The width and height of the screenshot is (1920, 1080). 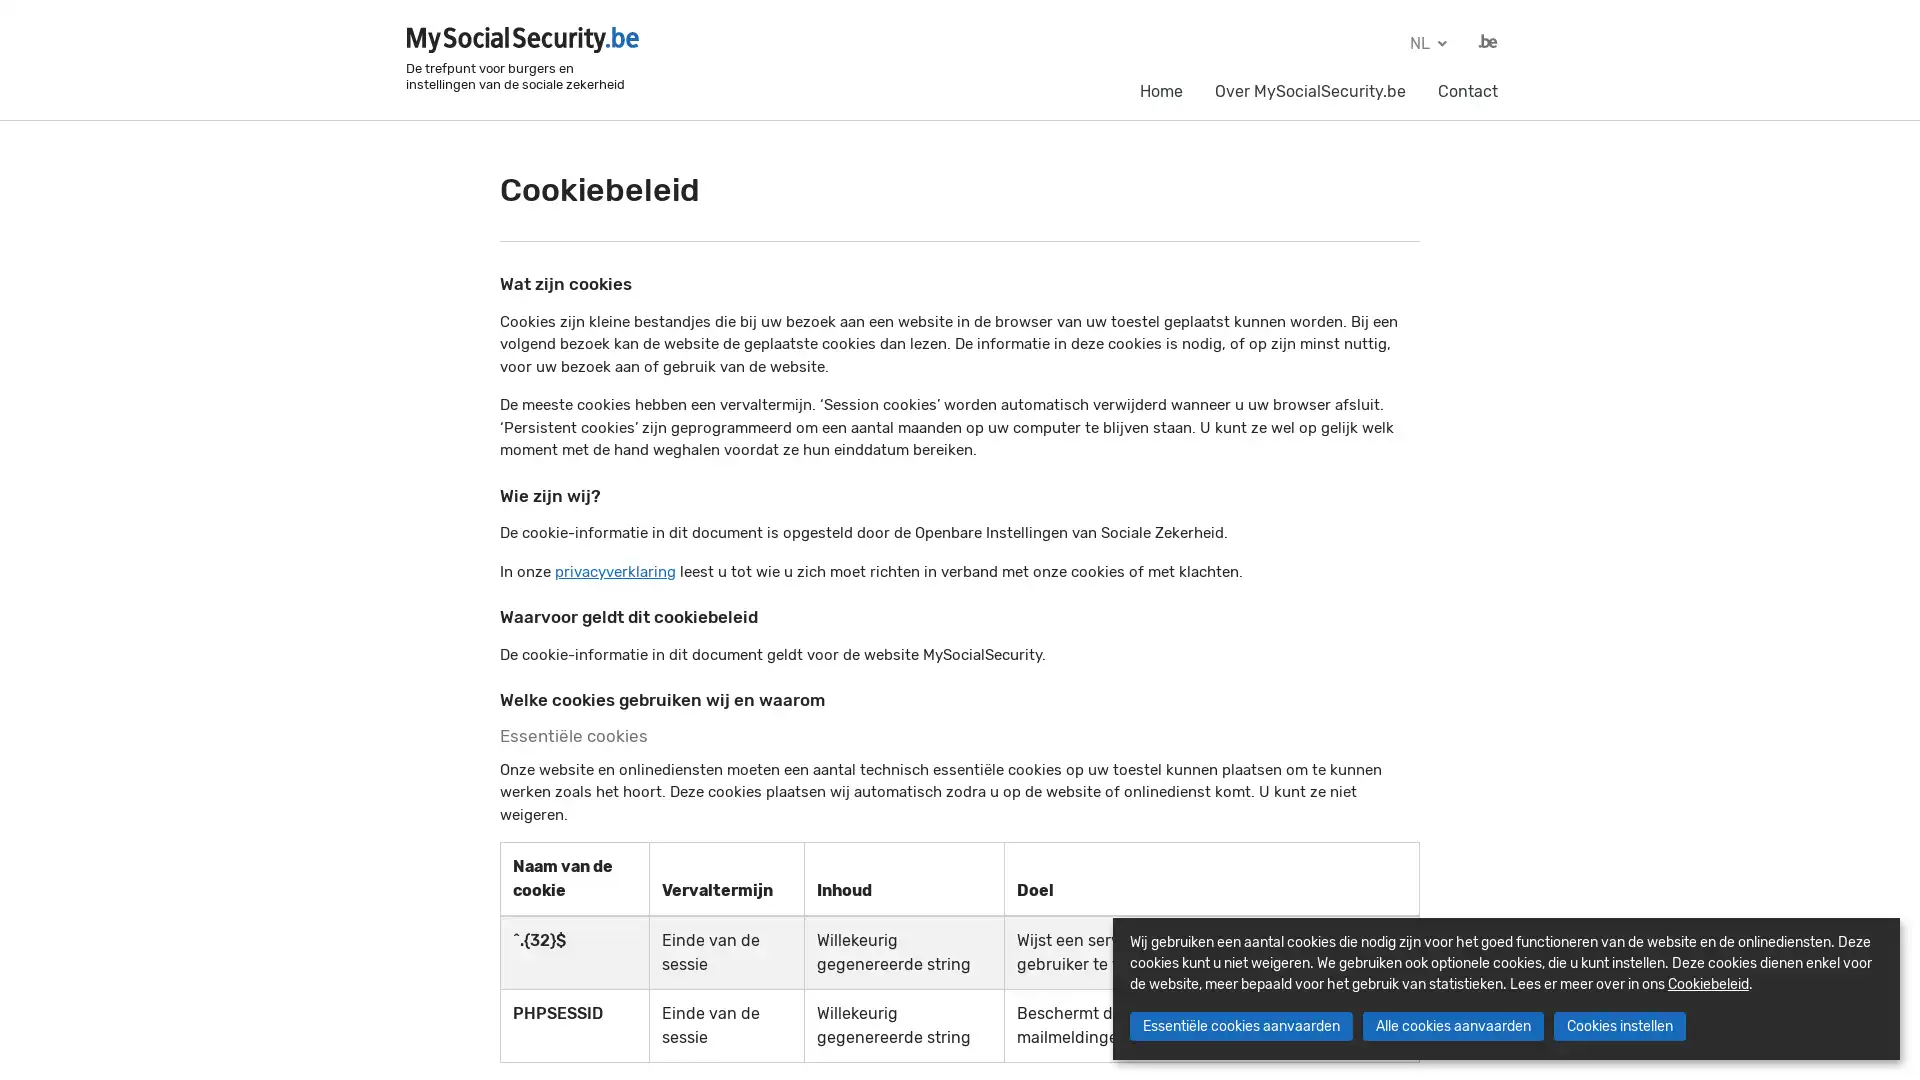 What do you see at coordinates (1618, 1026) in the screenshot?
I see `Cookies instellen` at bounding box center [1618, 1026].